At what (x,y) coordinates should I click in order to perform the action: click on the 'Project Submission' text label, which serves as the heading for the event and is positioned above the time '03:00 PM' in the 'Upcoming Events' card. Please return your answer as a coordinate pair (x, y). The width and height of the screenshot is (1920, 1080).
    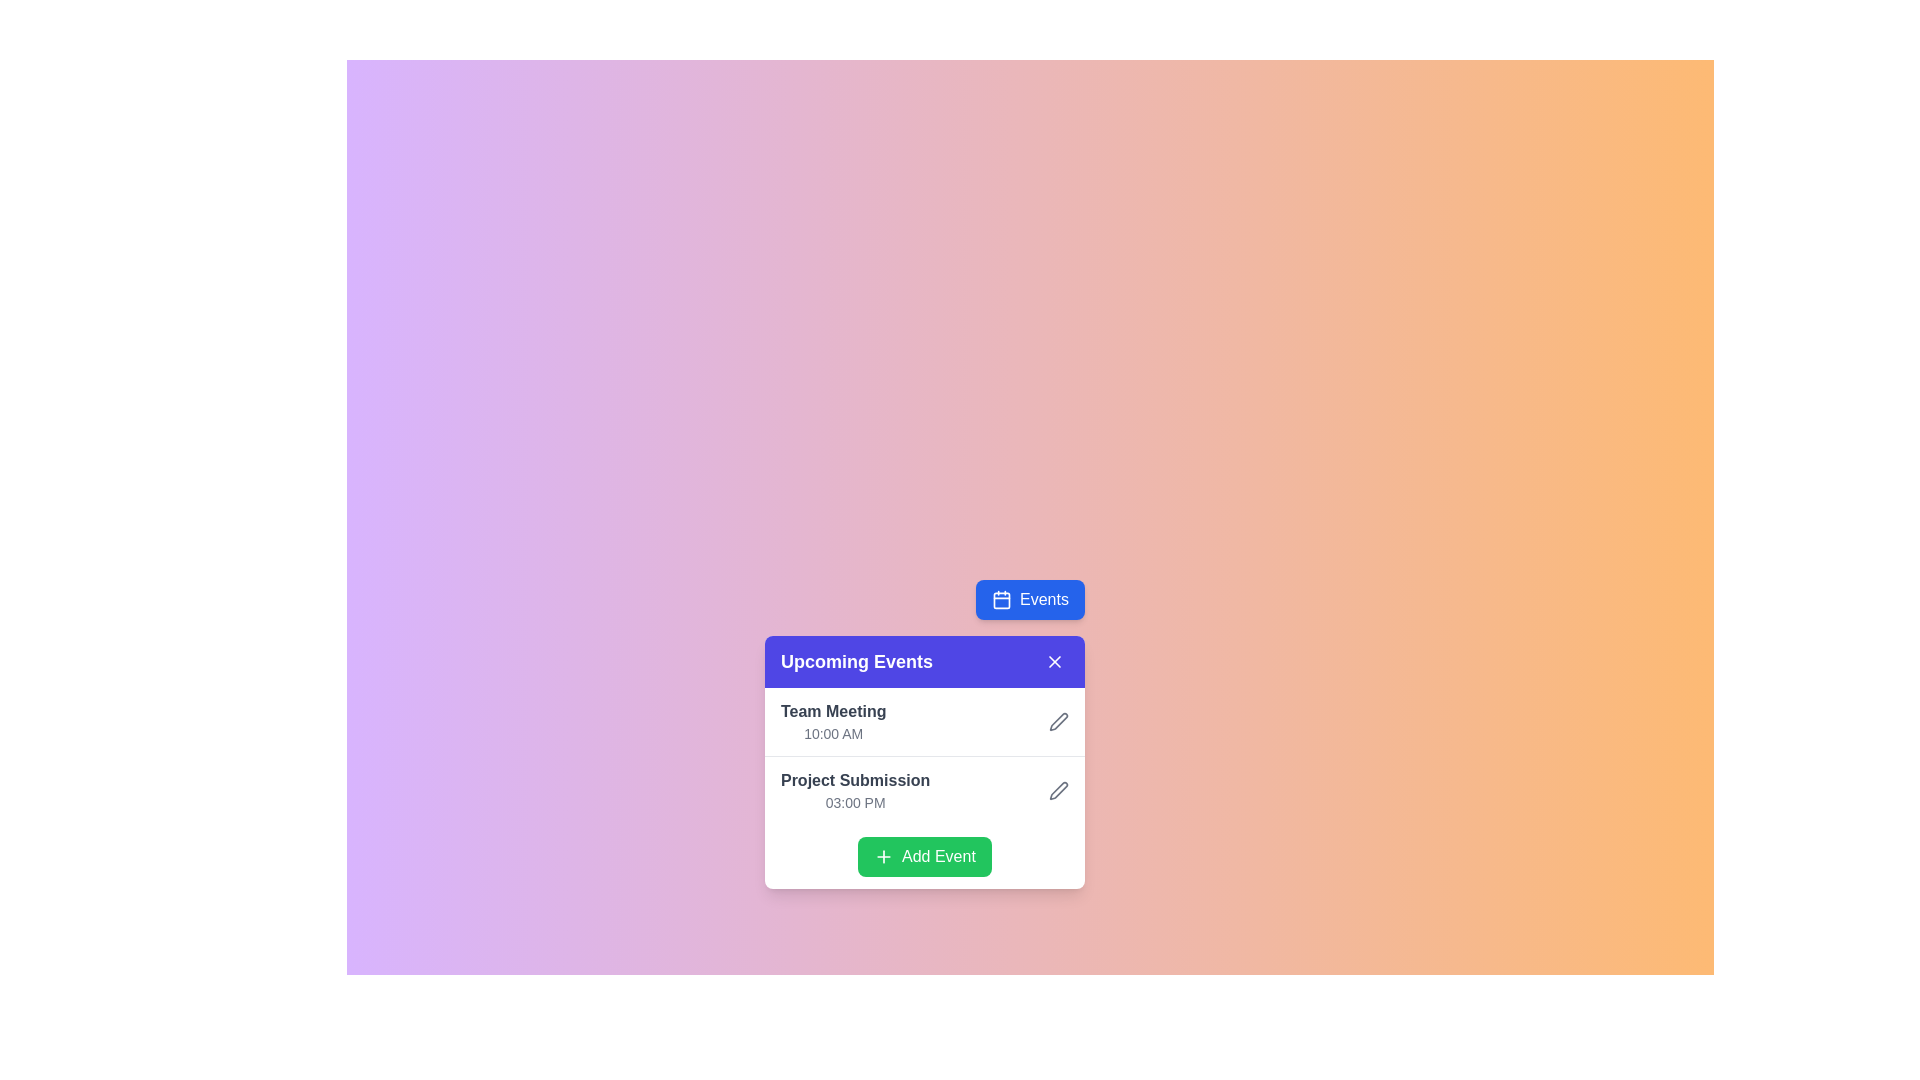
    Looking at the image, I should click on (855, 779).